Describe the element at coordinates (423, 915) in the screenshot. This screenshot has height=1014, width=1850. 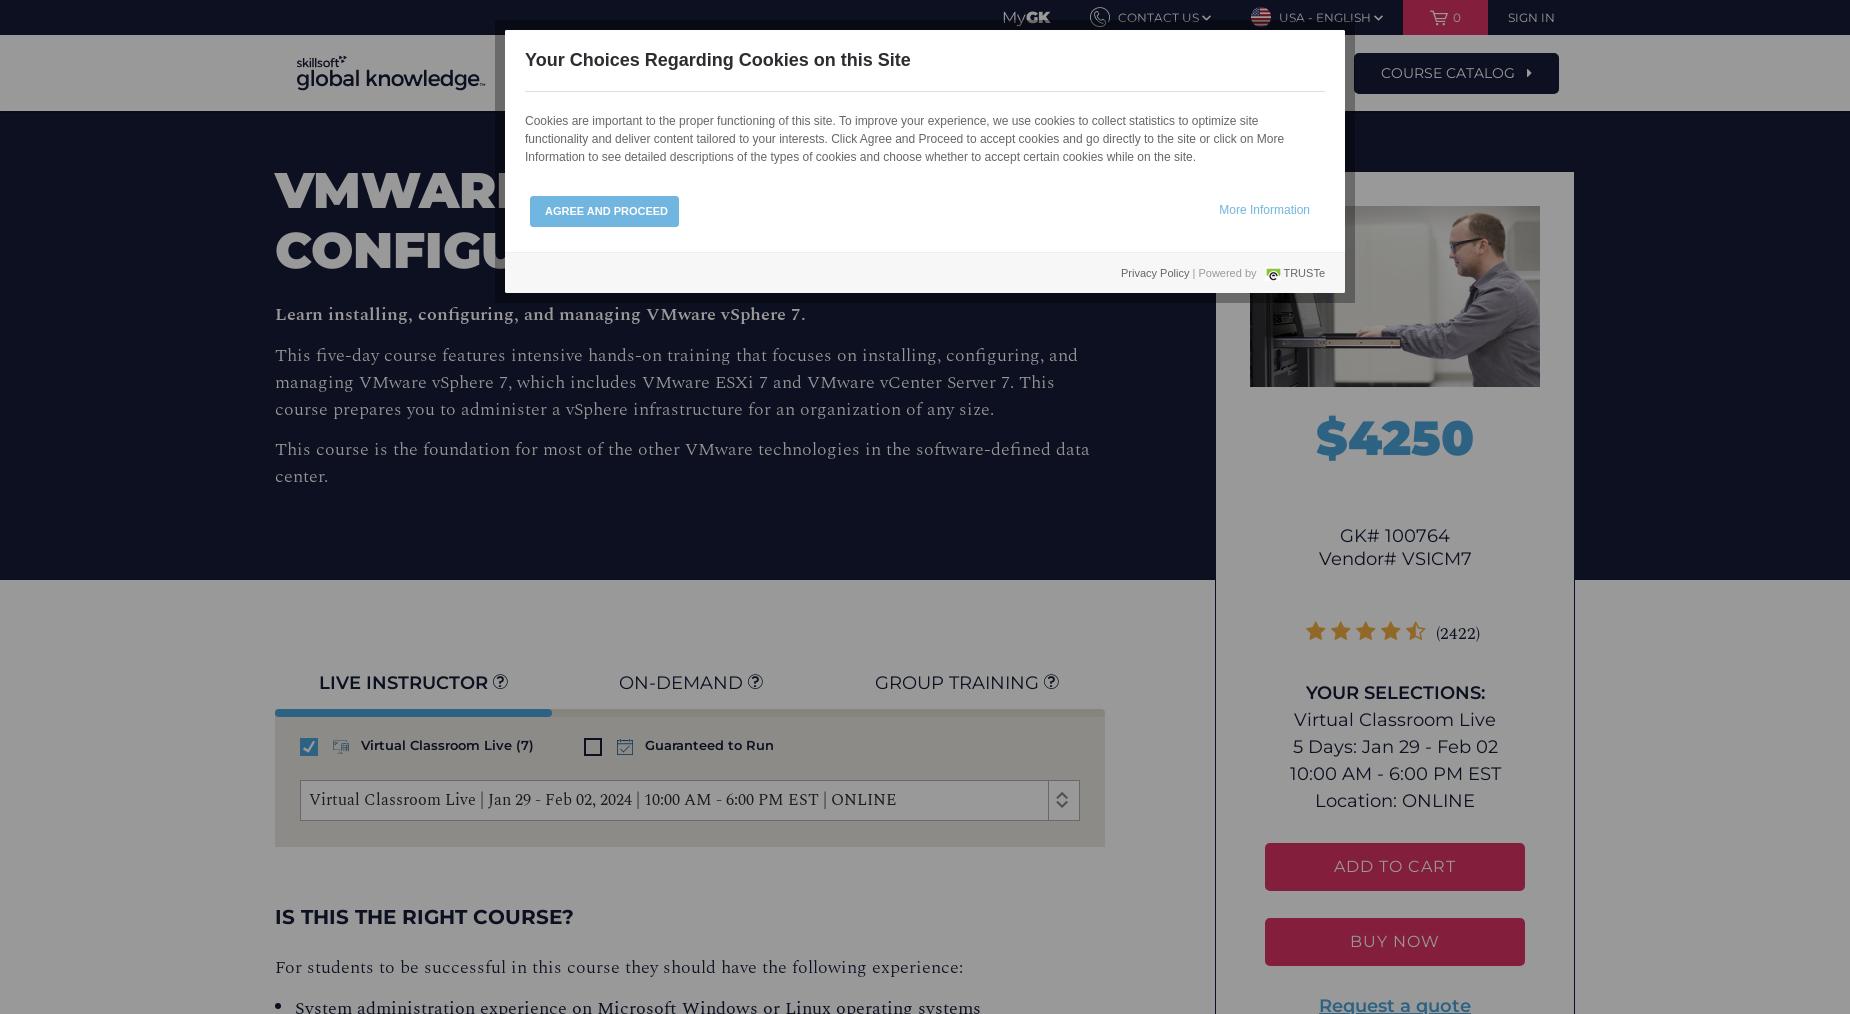
I see `'Is This The Right Course?'` at that location.